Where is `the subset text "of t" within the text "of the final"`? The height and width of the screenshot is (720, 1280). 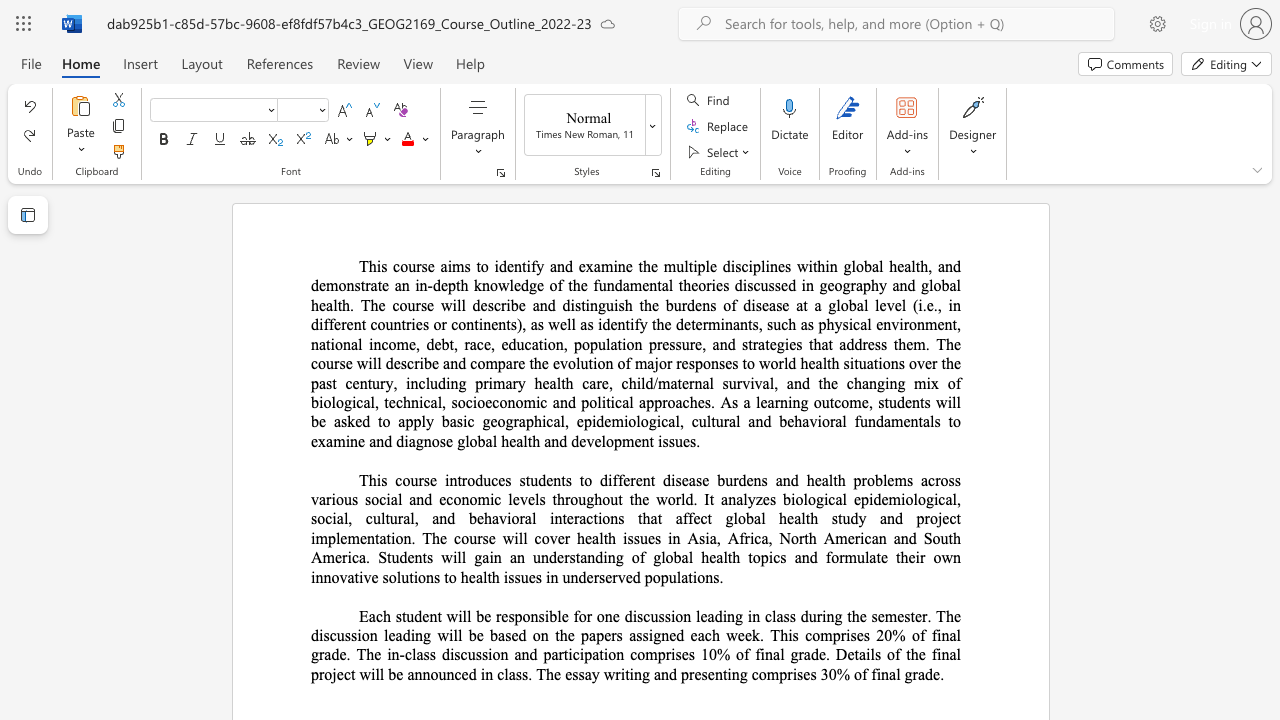
the subset text "of t" within the text "of the final" is located at coordinates (886, 654).